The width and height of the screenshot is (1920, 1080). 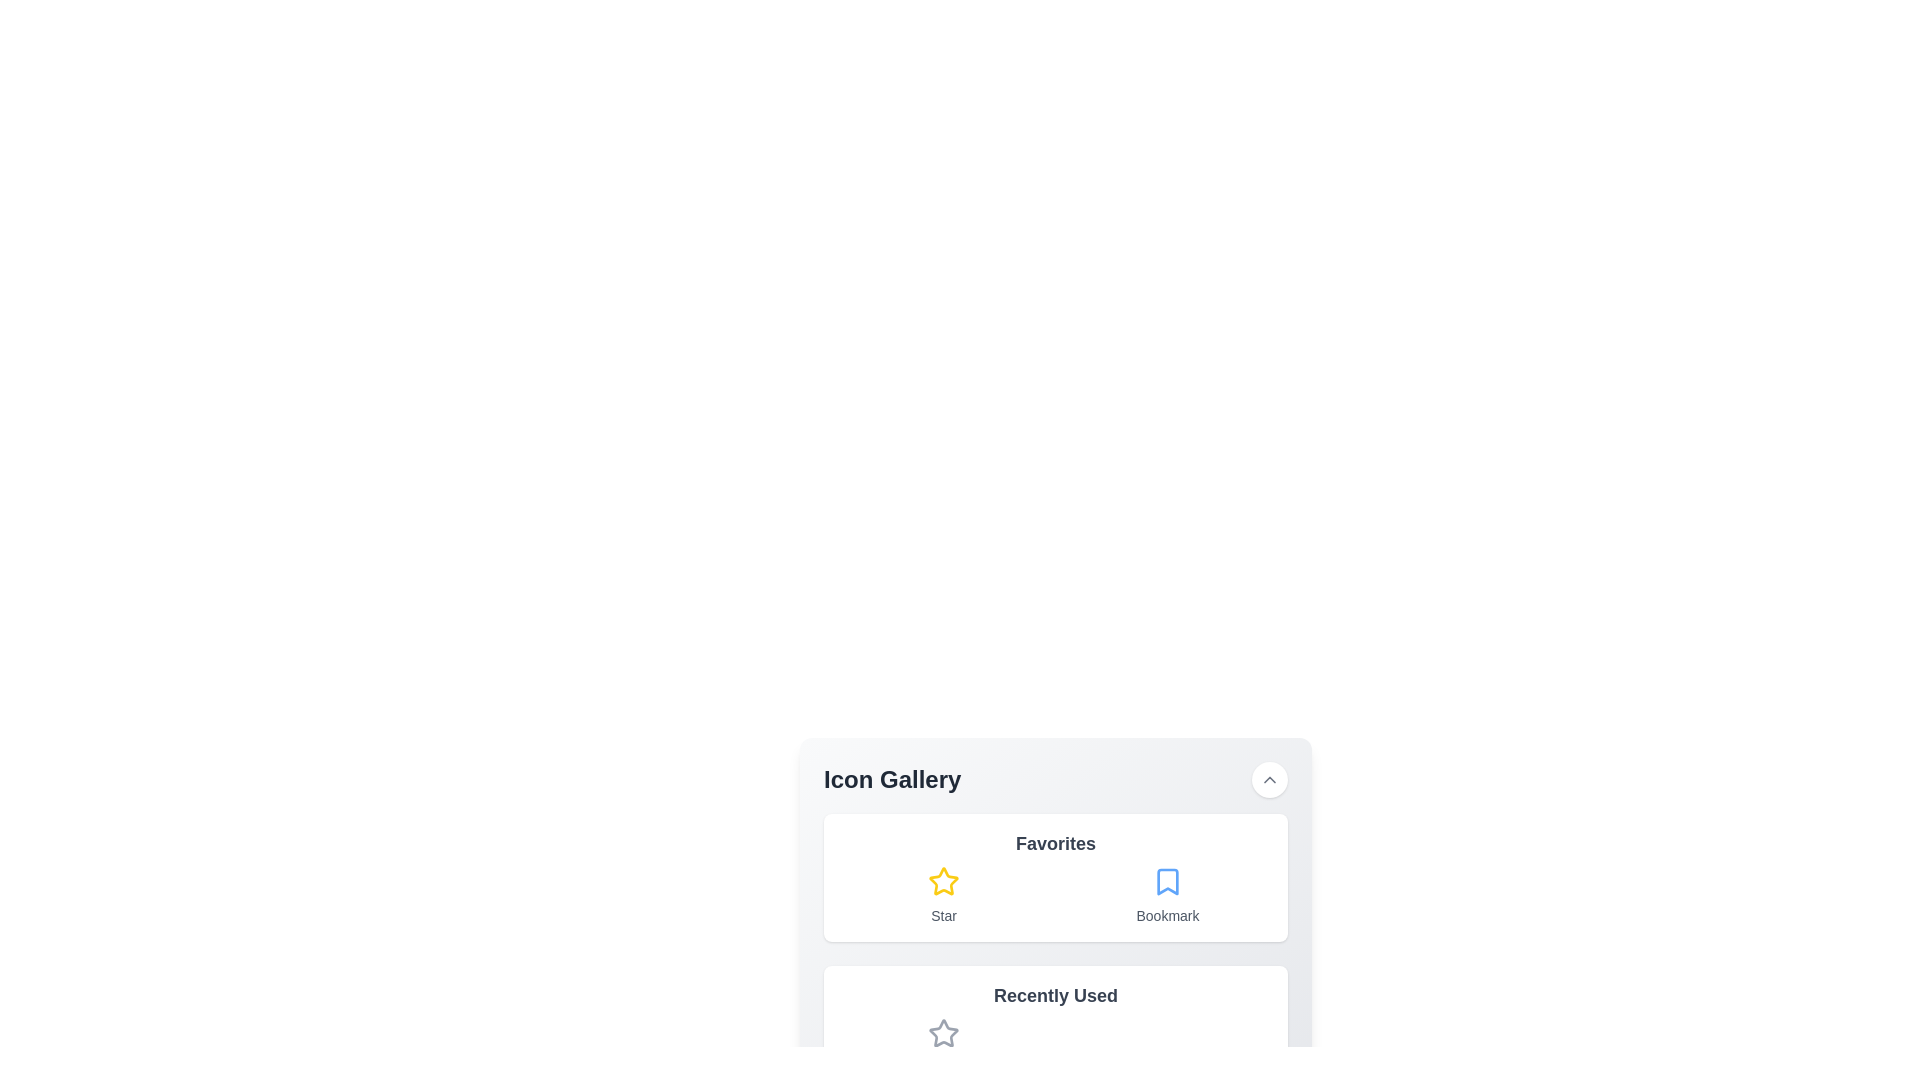 What do you see at coordinates (943, 1047) in the screenshot?
I see `the empty star icon labeled 'Star Empty' in the bottom section of the 'Recently Used' grouping within the 'Icon Gallery'` at bounding box center [943, 1047].